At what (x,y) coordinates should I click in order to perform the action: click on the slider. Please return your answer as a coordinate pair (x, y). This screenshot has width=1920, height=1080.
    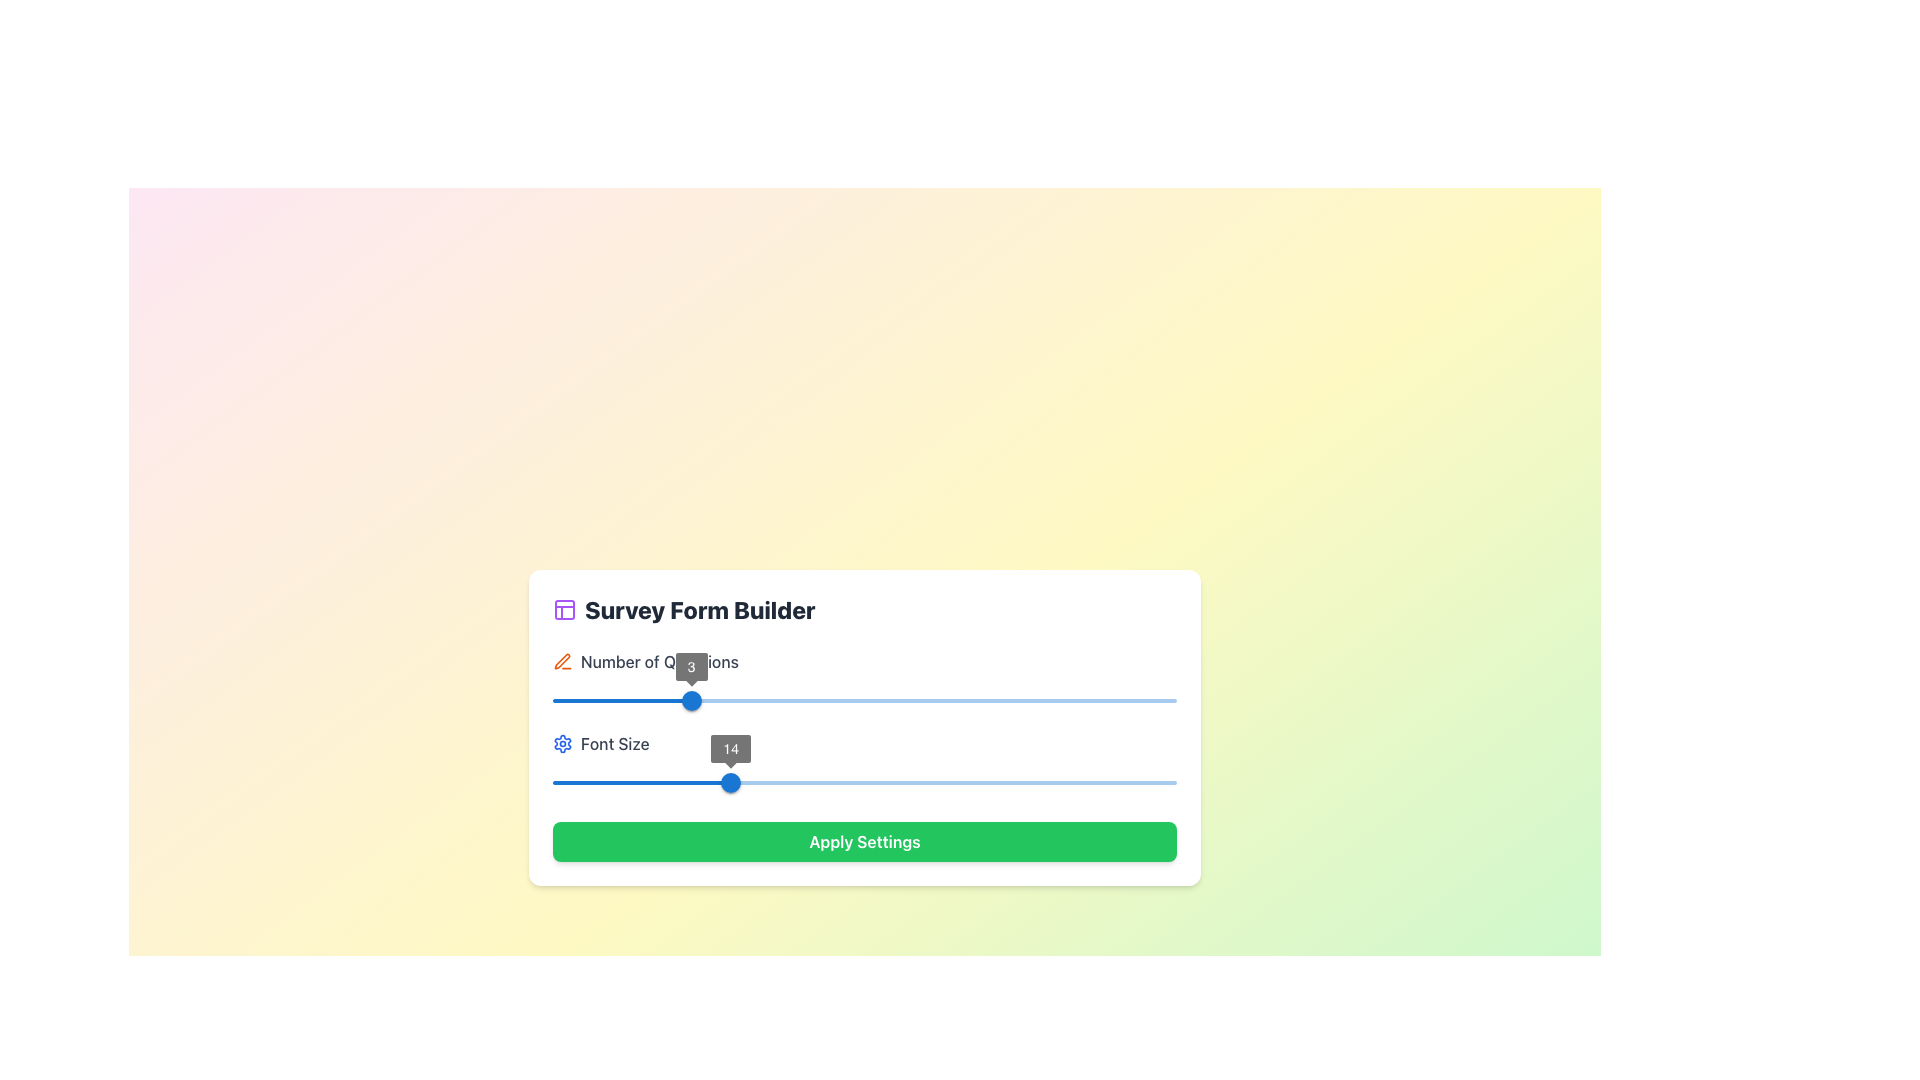
    Looking at the image, I should click on (739, 700).